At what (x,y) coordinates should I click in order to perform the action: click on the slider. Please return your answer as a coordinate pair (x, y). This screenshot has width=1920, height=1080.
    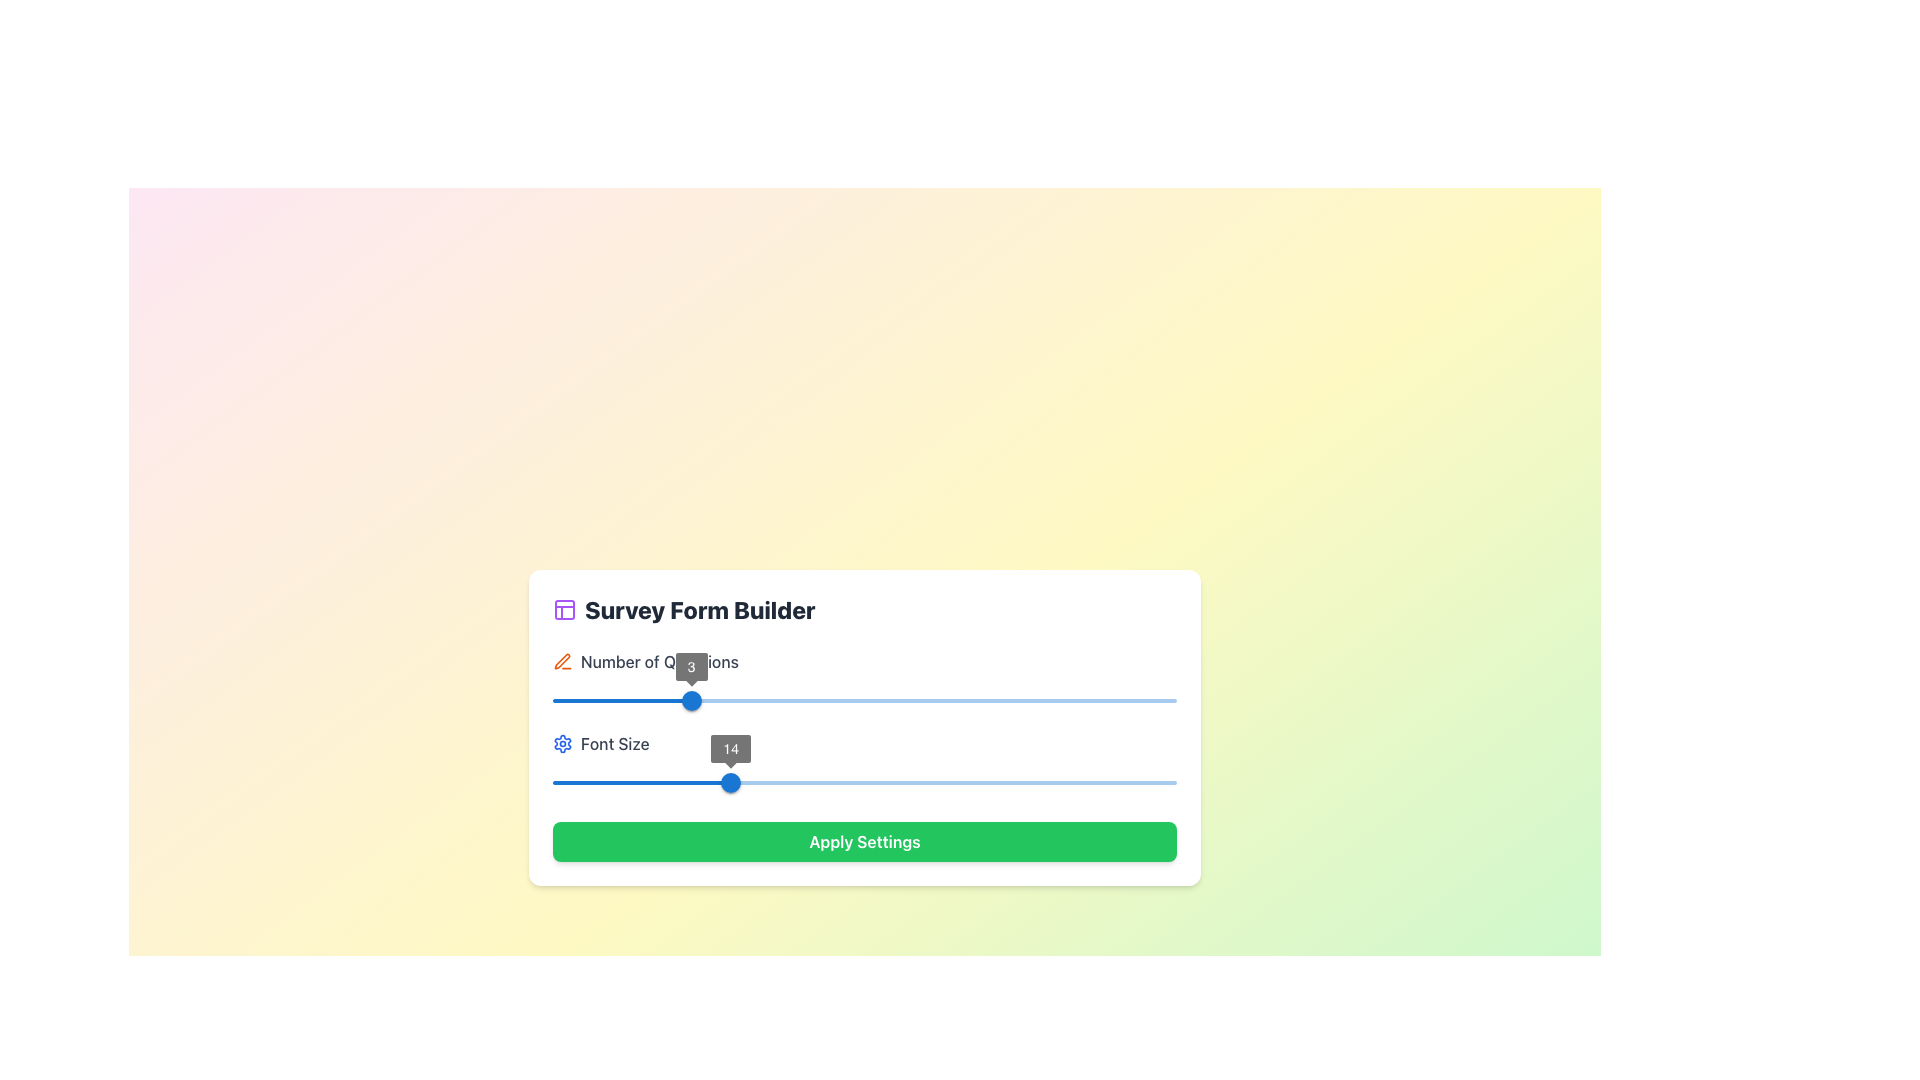
    Looking at the image, I should click on (739, 700).